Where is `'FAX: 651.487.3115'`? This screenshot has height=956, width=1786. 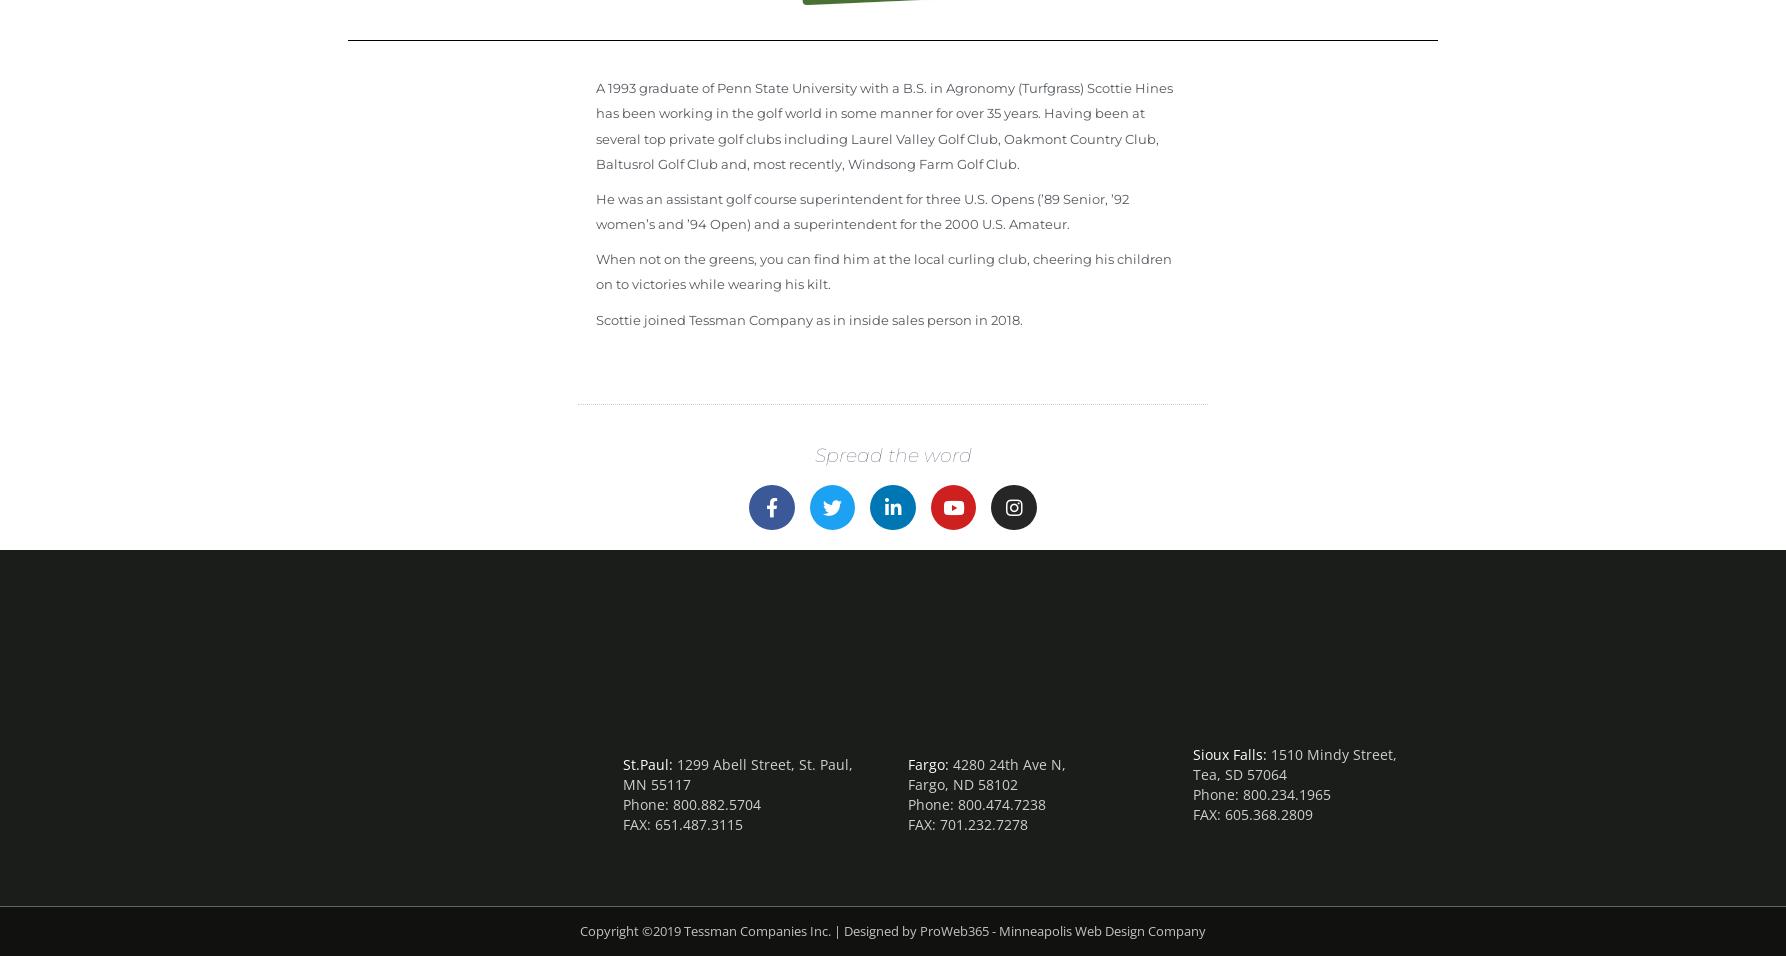
'FAX: 651.487.3115' is located at coordinates (682, 823).